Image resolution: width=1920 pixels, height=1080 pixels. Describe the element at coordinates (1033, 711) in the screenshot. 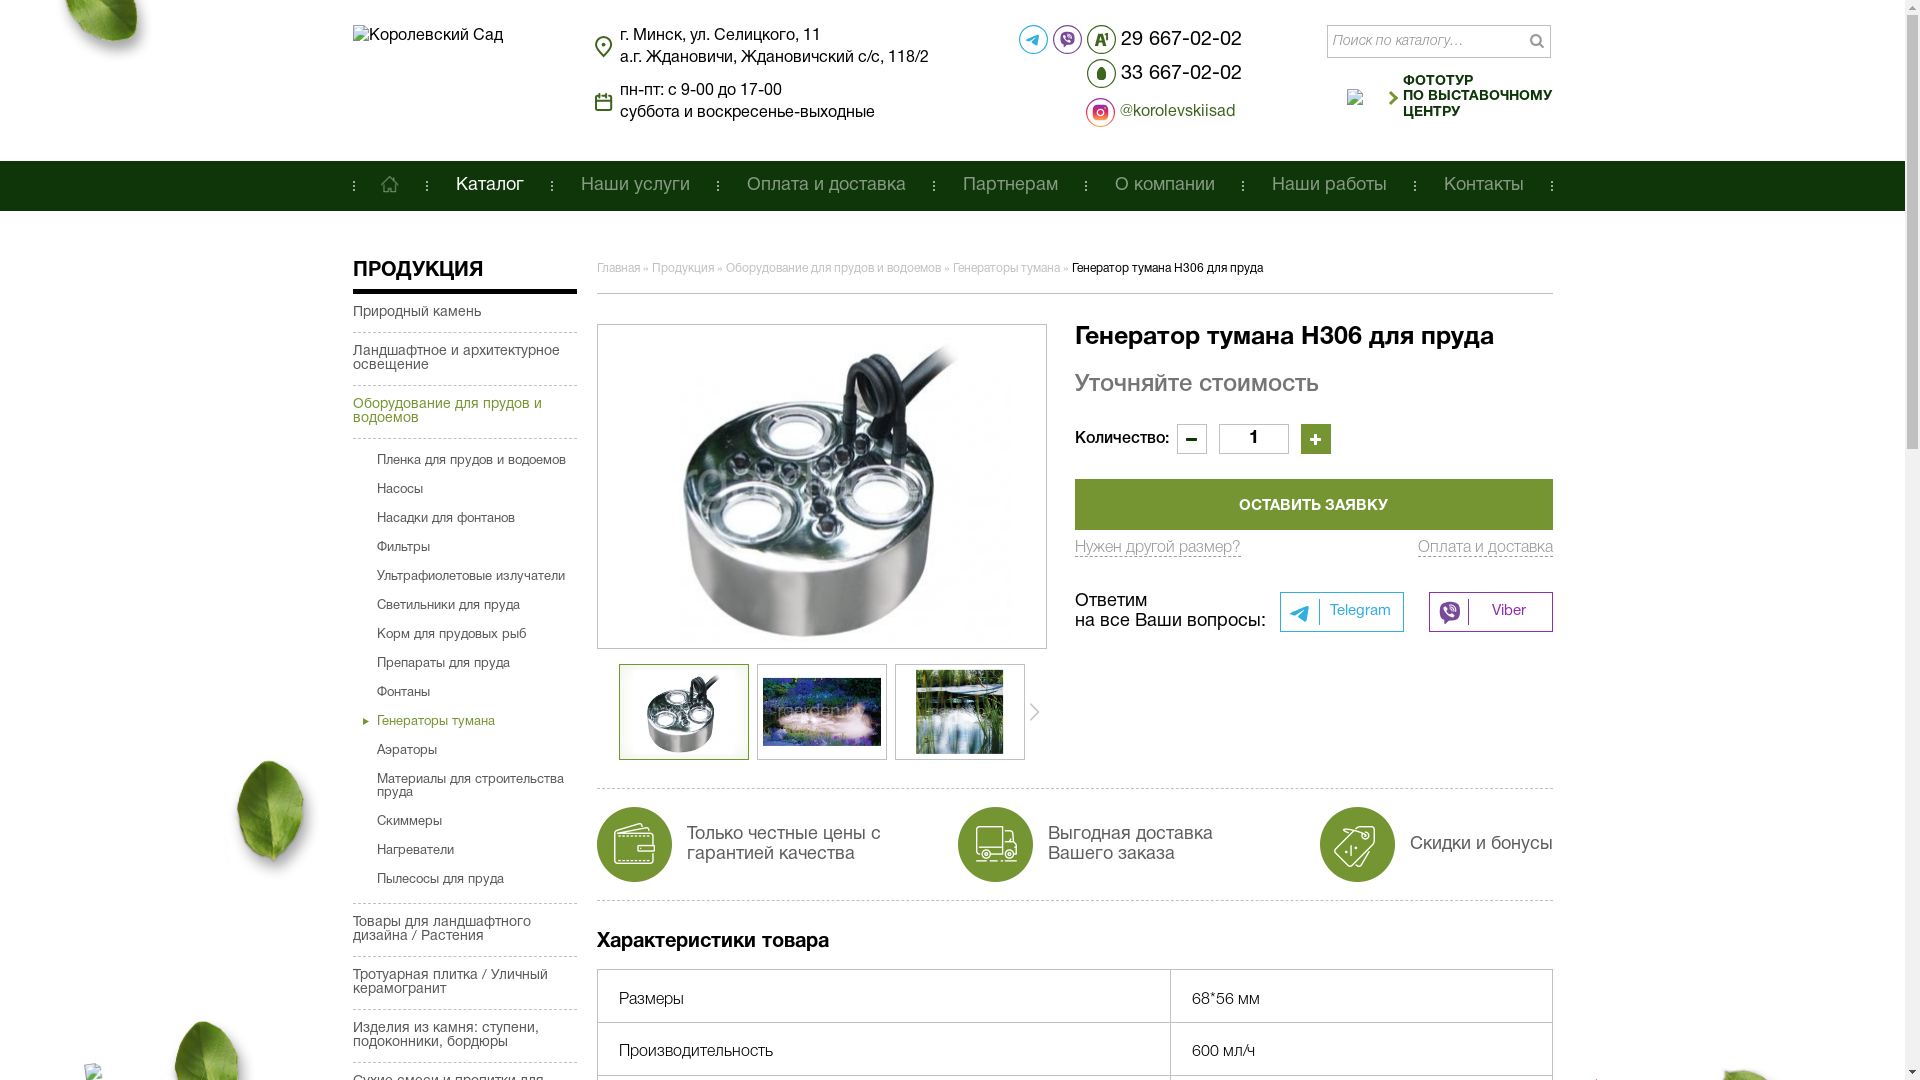

I see `'Next'` at that location.